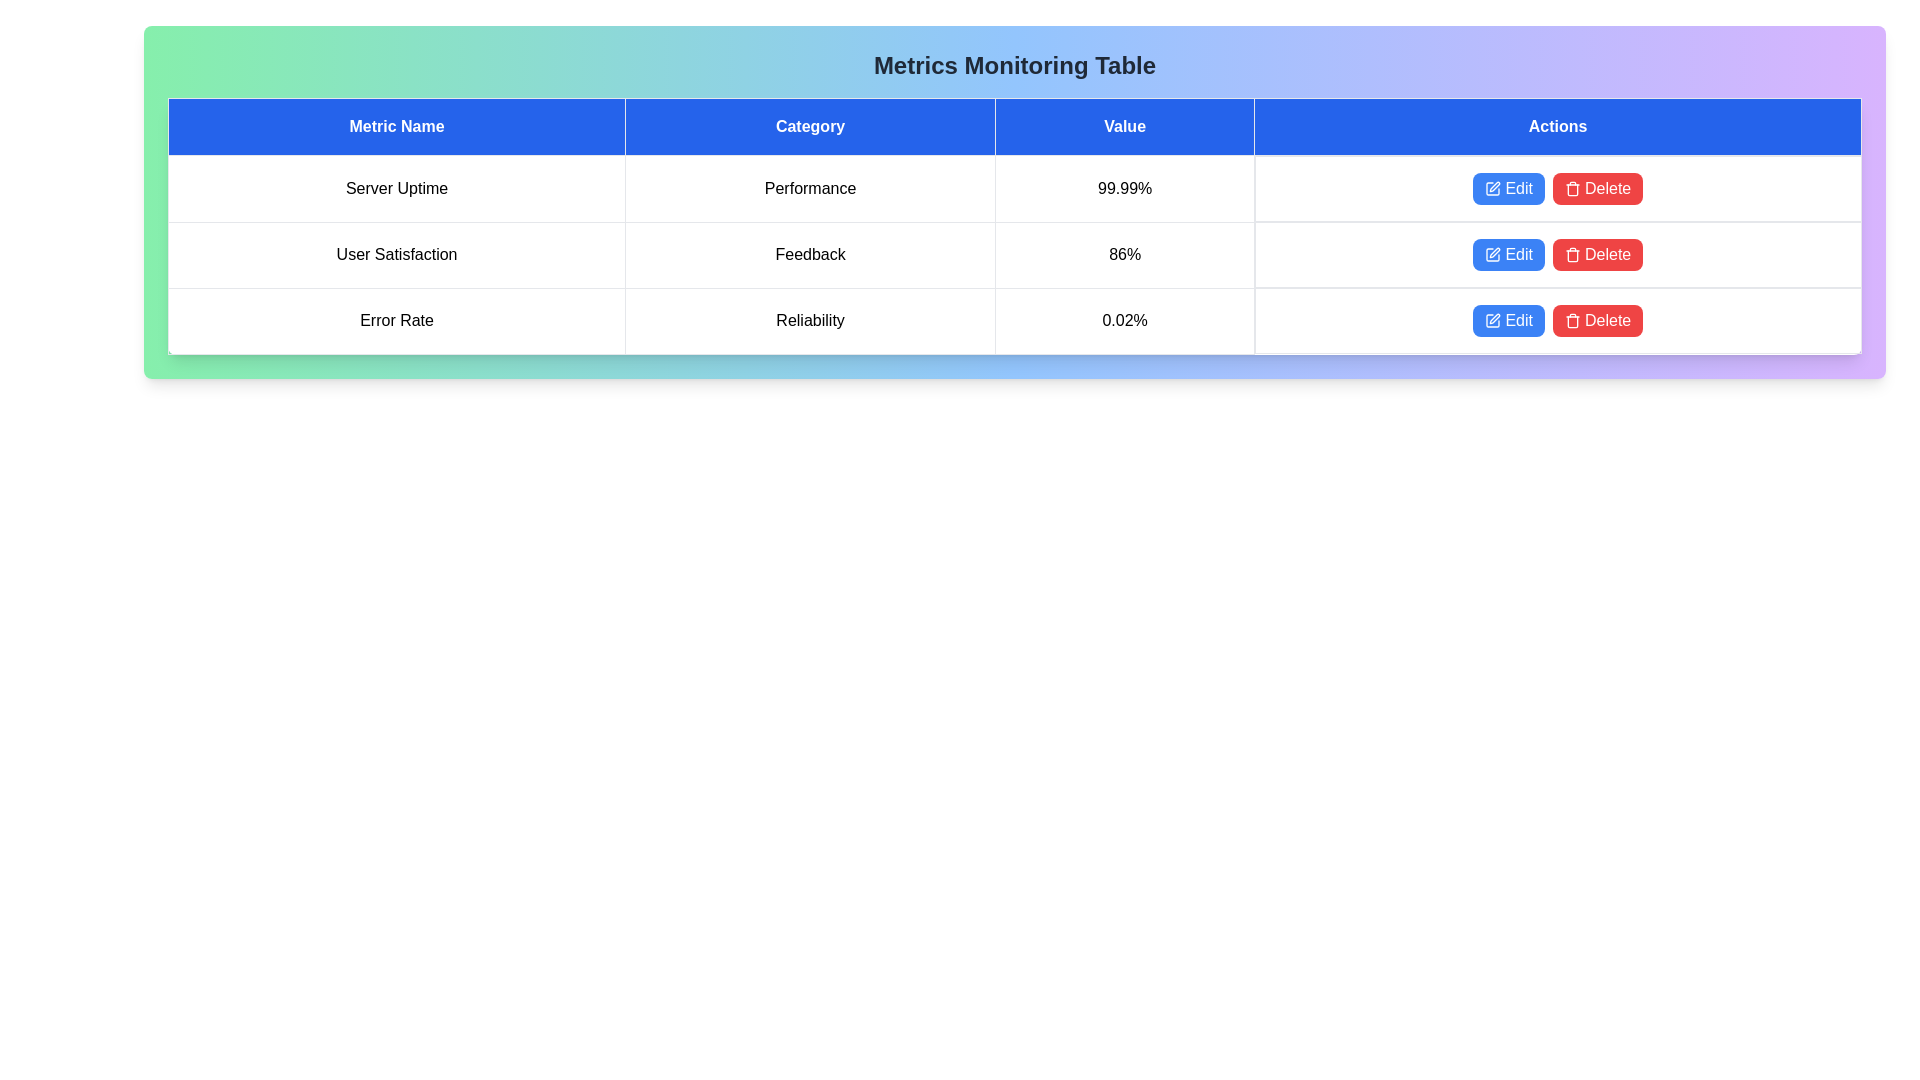 This screenshot has width=1920, height=1080. Describe the element at coordinates (1508, 319) in the screenshot. I see `the 'Edit' button for the metric Error Rate` at that location.